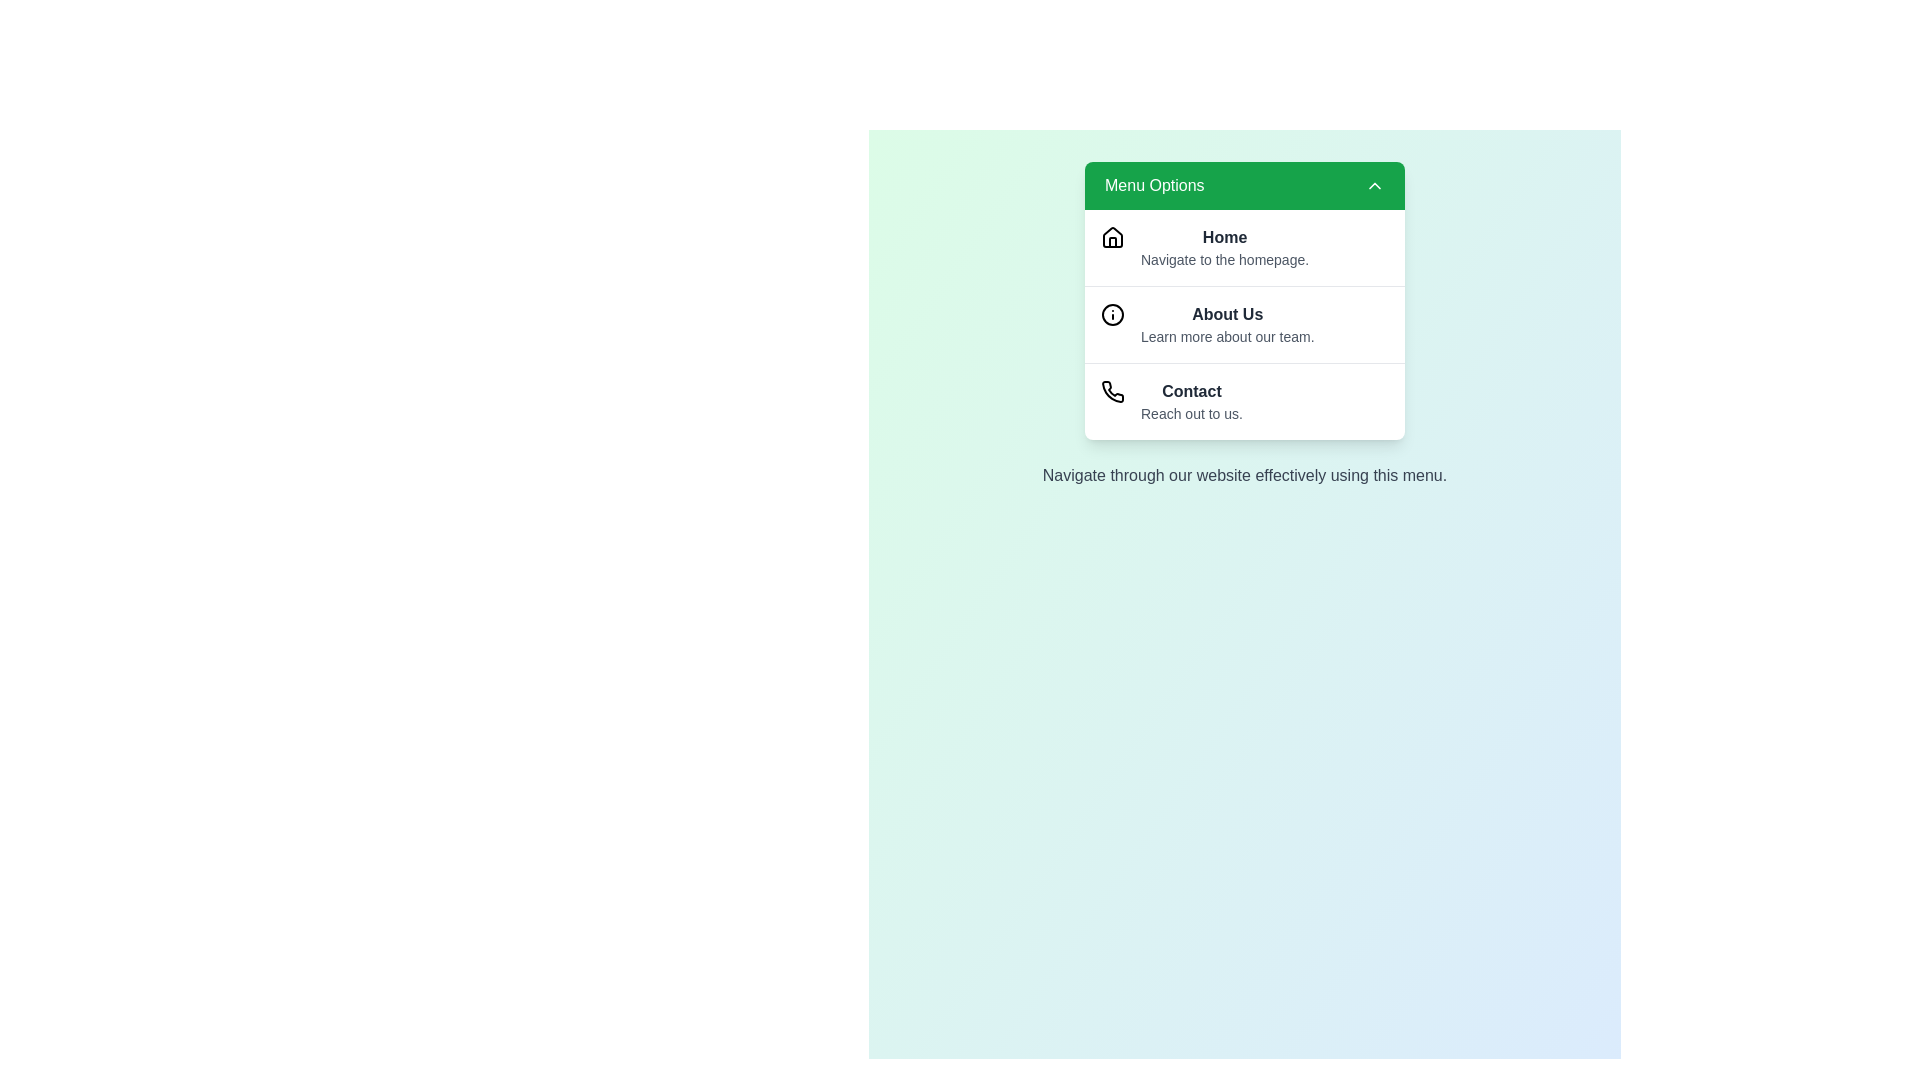 This screenshot has width=1920, height=1080. What do you see at coordinates (1243, 185) in the screenshot?
I see `the menu header to toggle the menu's state` at bounding box center [1243, 185].